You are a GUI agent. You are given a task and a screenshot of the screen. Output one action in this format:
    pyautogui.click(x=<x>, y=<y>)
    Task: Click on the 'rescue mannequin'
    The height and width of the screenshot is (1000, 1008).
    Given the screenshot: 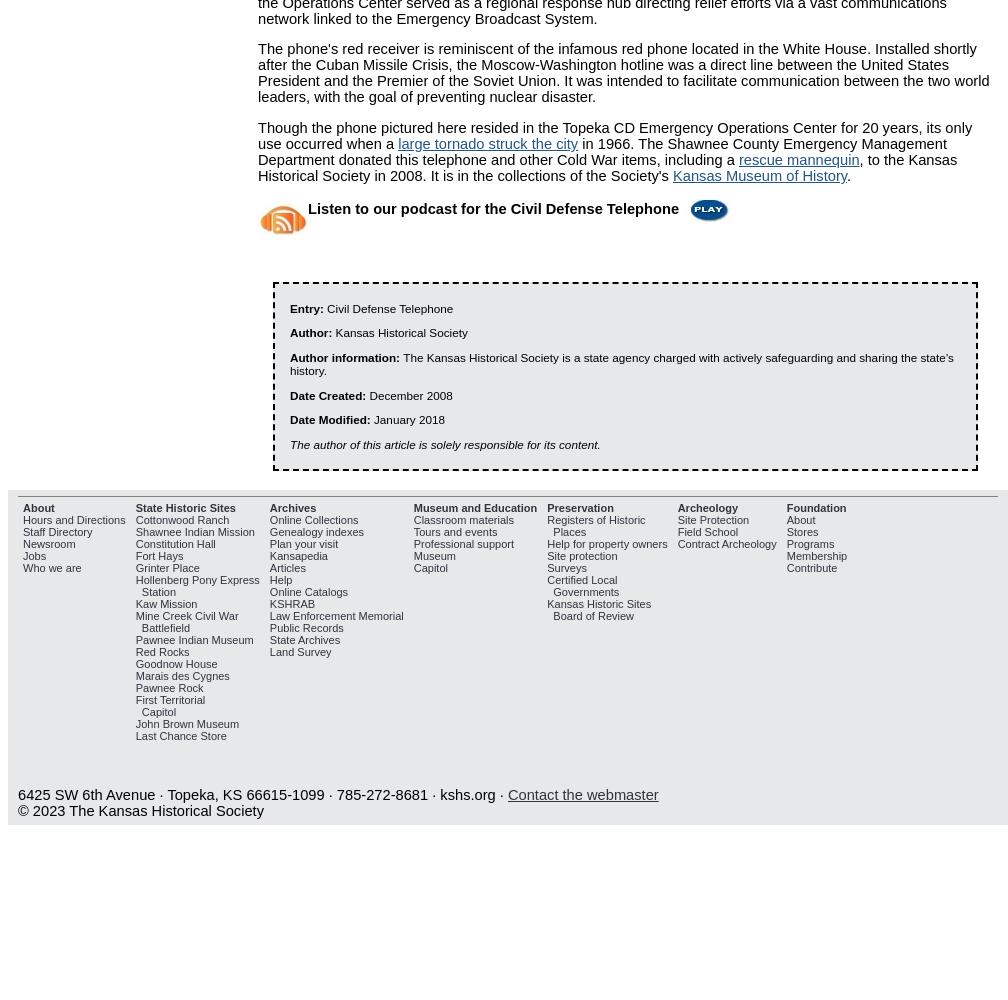 What is the action you would take?
    pyautogui.click(x=737, y=160)
    